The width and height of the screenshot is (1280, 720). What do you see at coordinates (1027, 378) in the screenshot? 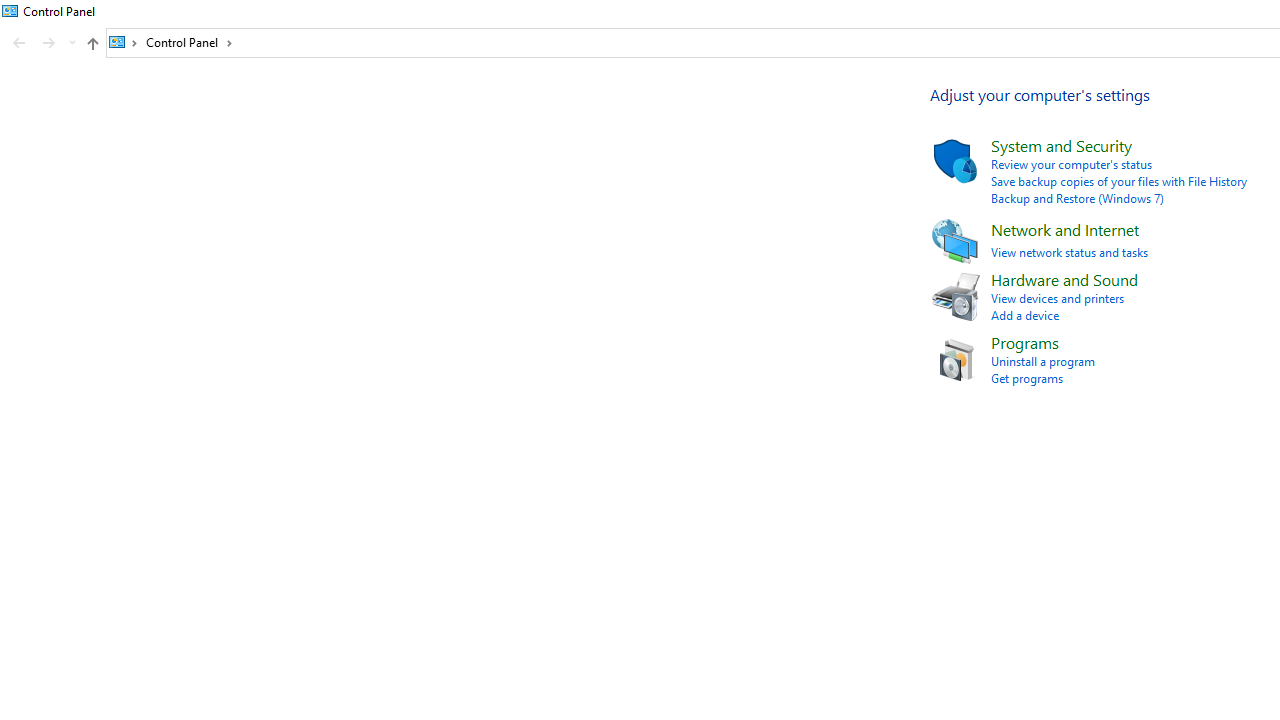
I see `'Get programs'` at bounding box center [1027, 378].